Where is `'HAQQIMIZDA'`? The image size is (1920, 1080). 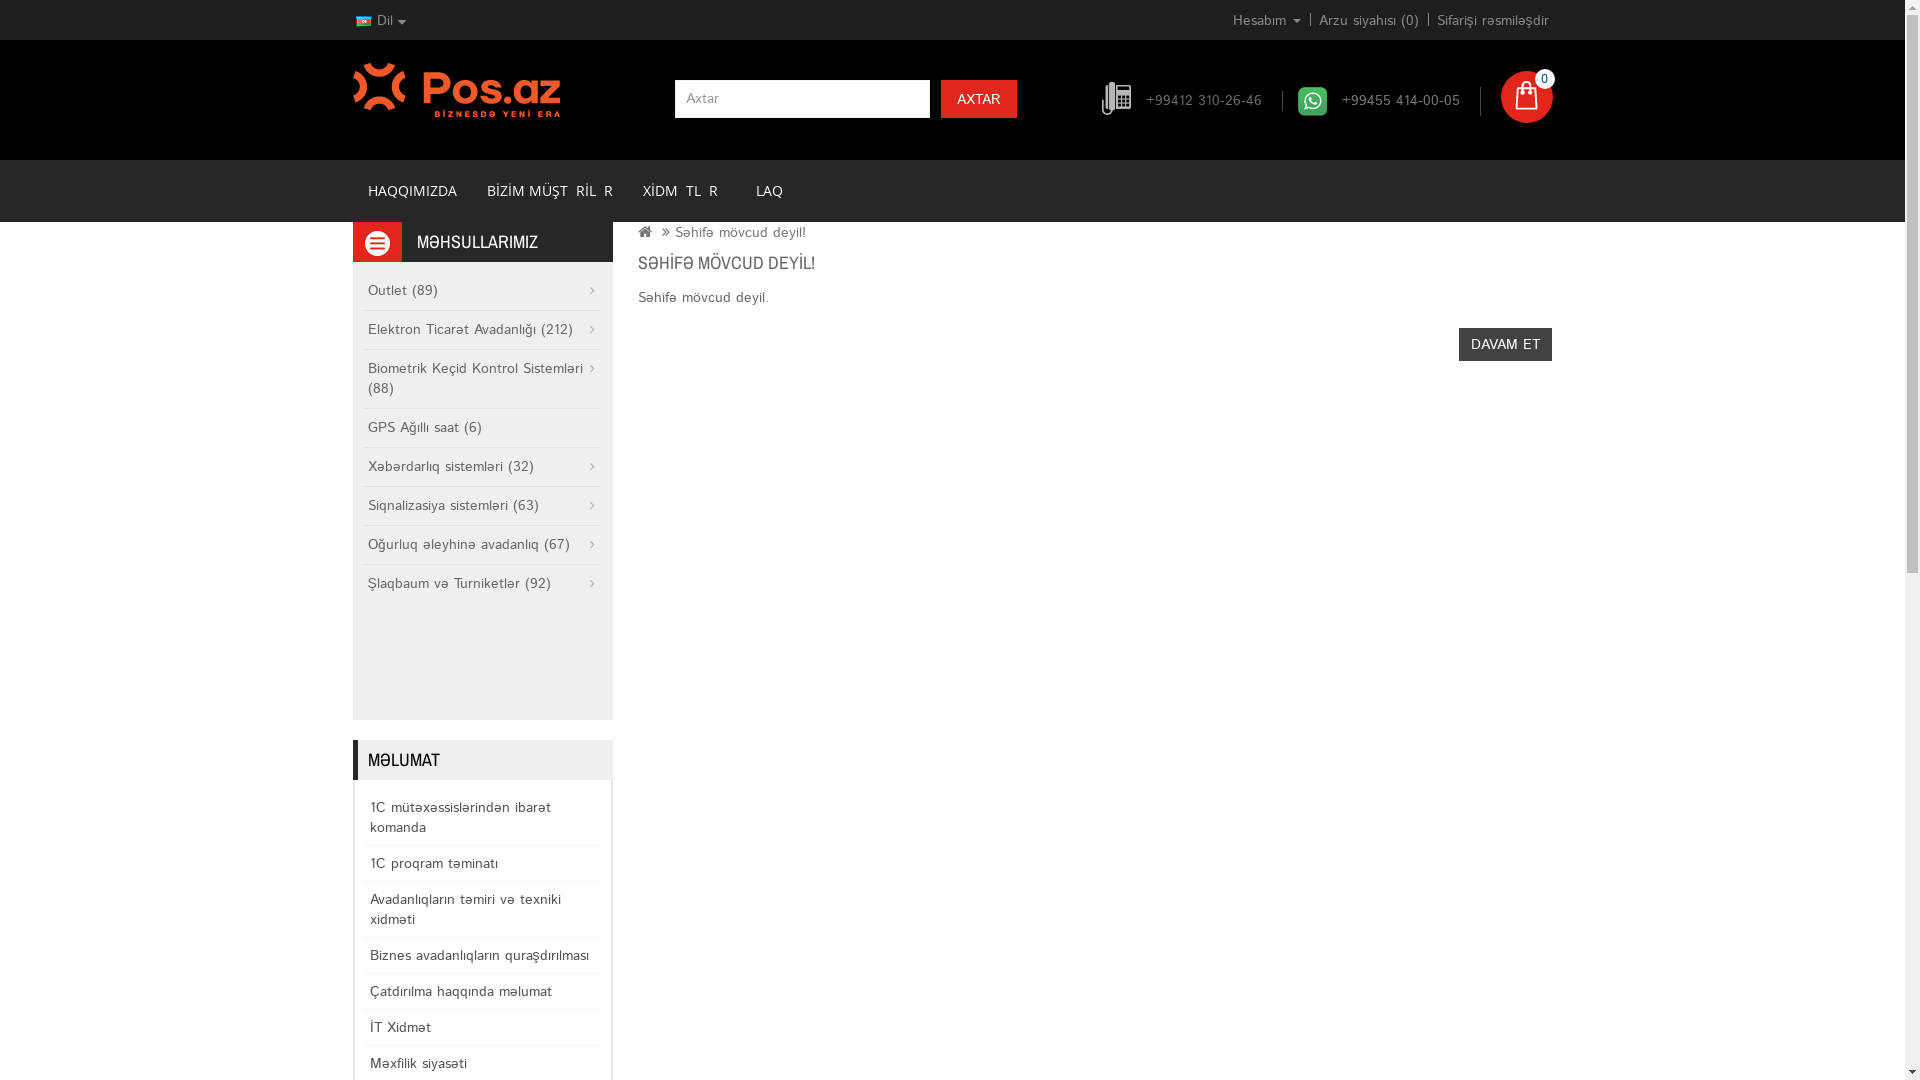
'HAQQIMIZDA' is located at coordinates (351, 191).